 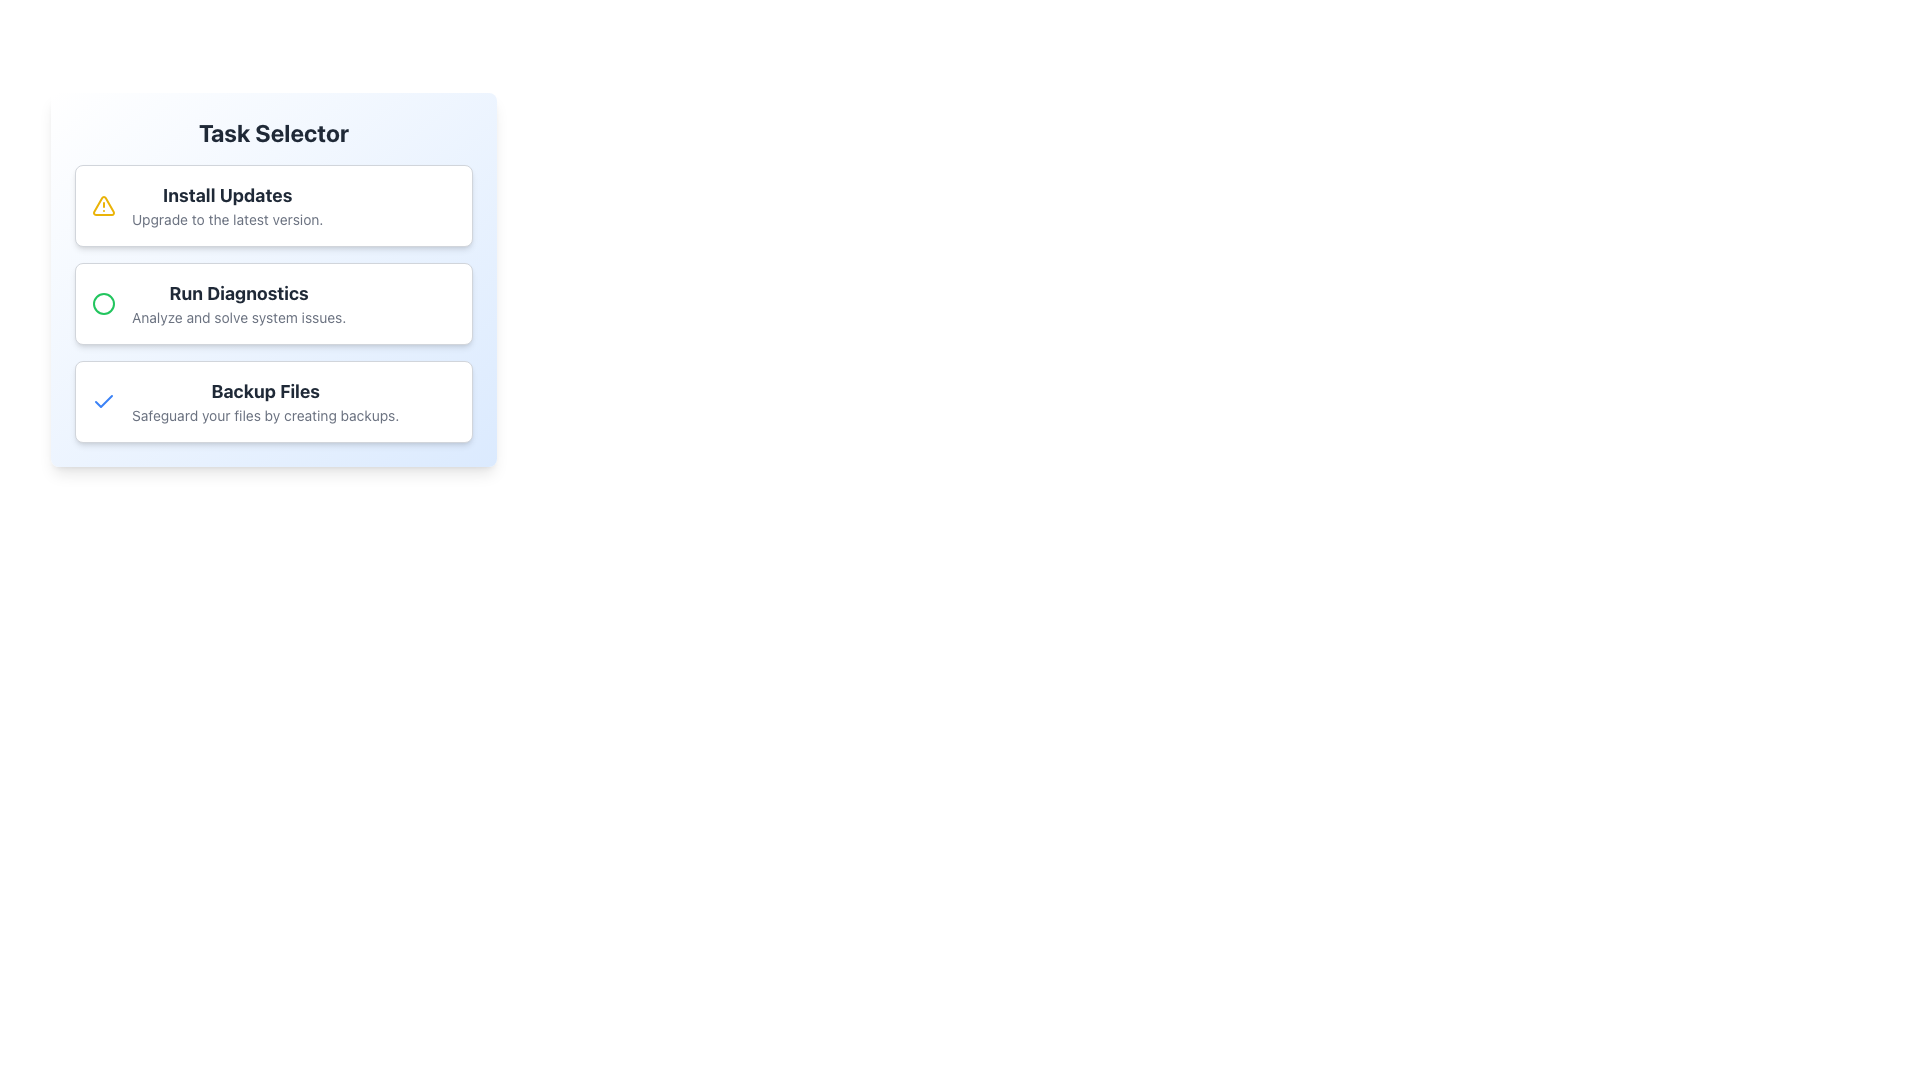 What do you see at coordinates (227, 205) in the screenshot?
I see `the 'Install Updates' task selector` at bounding box center [227, 205].